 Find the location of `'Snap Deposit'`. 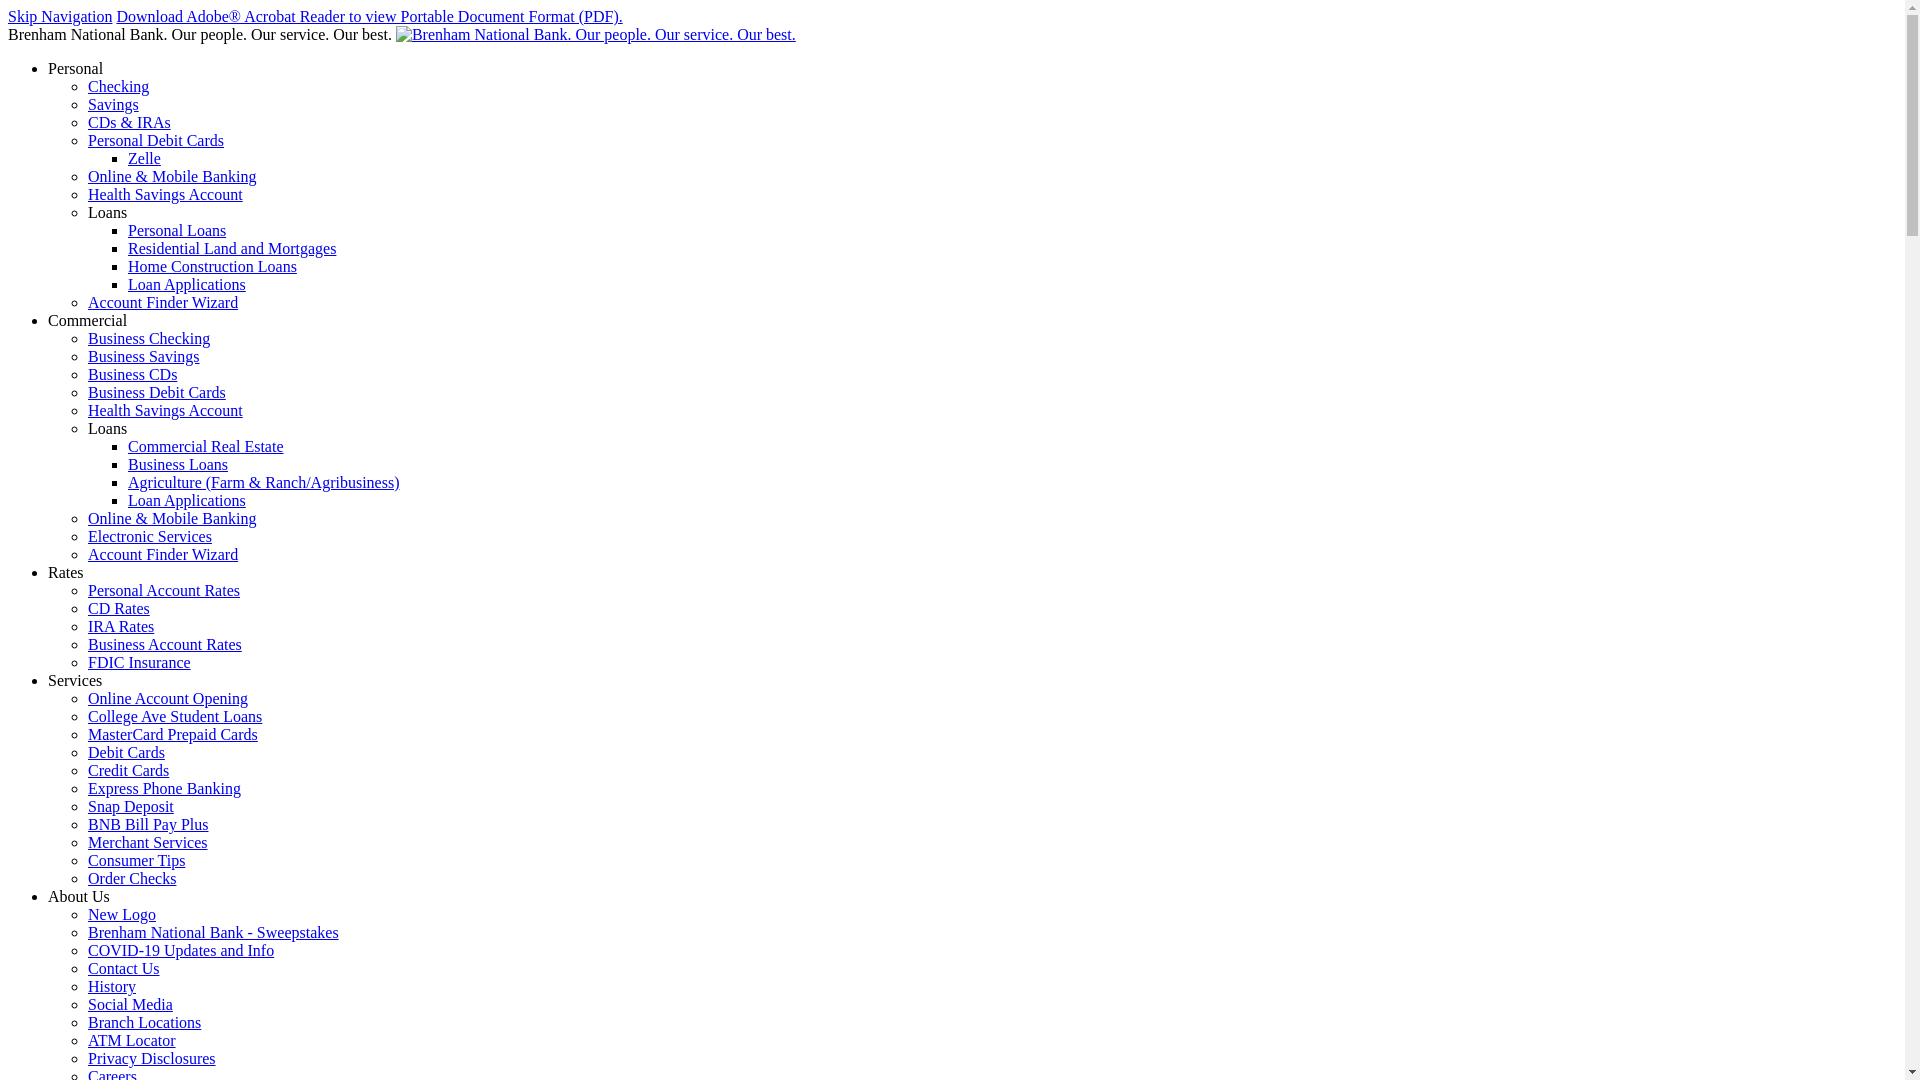

'Snap Deposit' is located at coordinates (86, 805).